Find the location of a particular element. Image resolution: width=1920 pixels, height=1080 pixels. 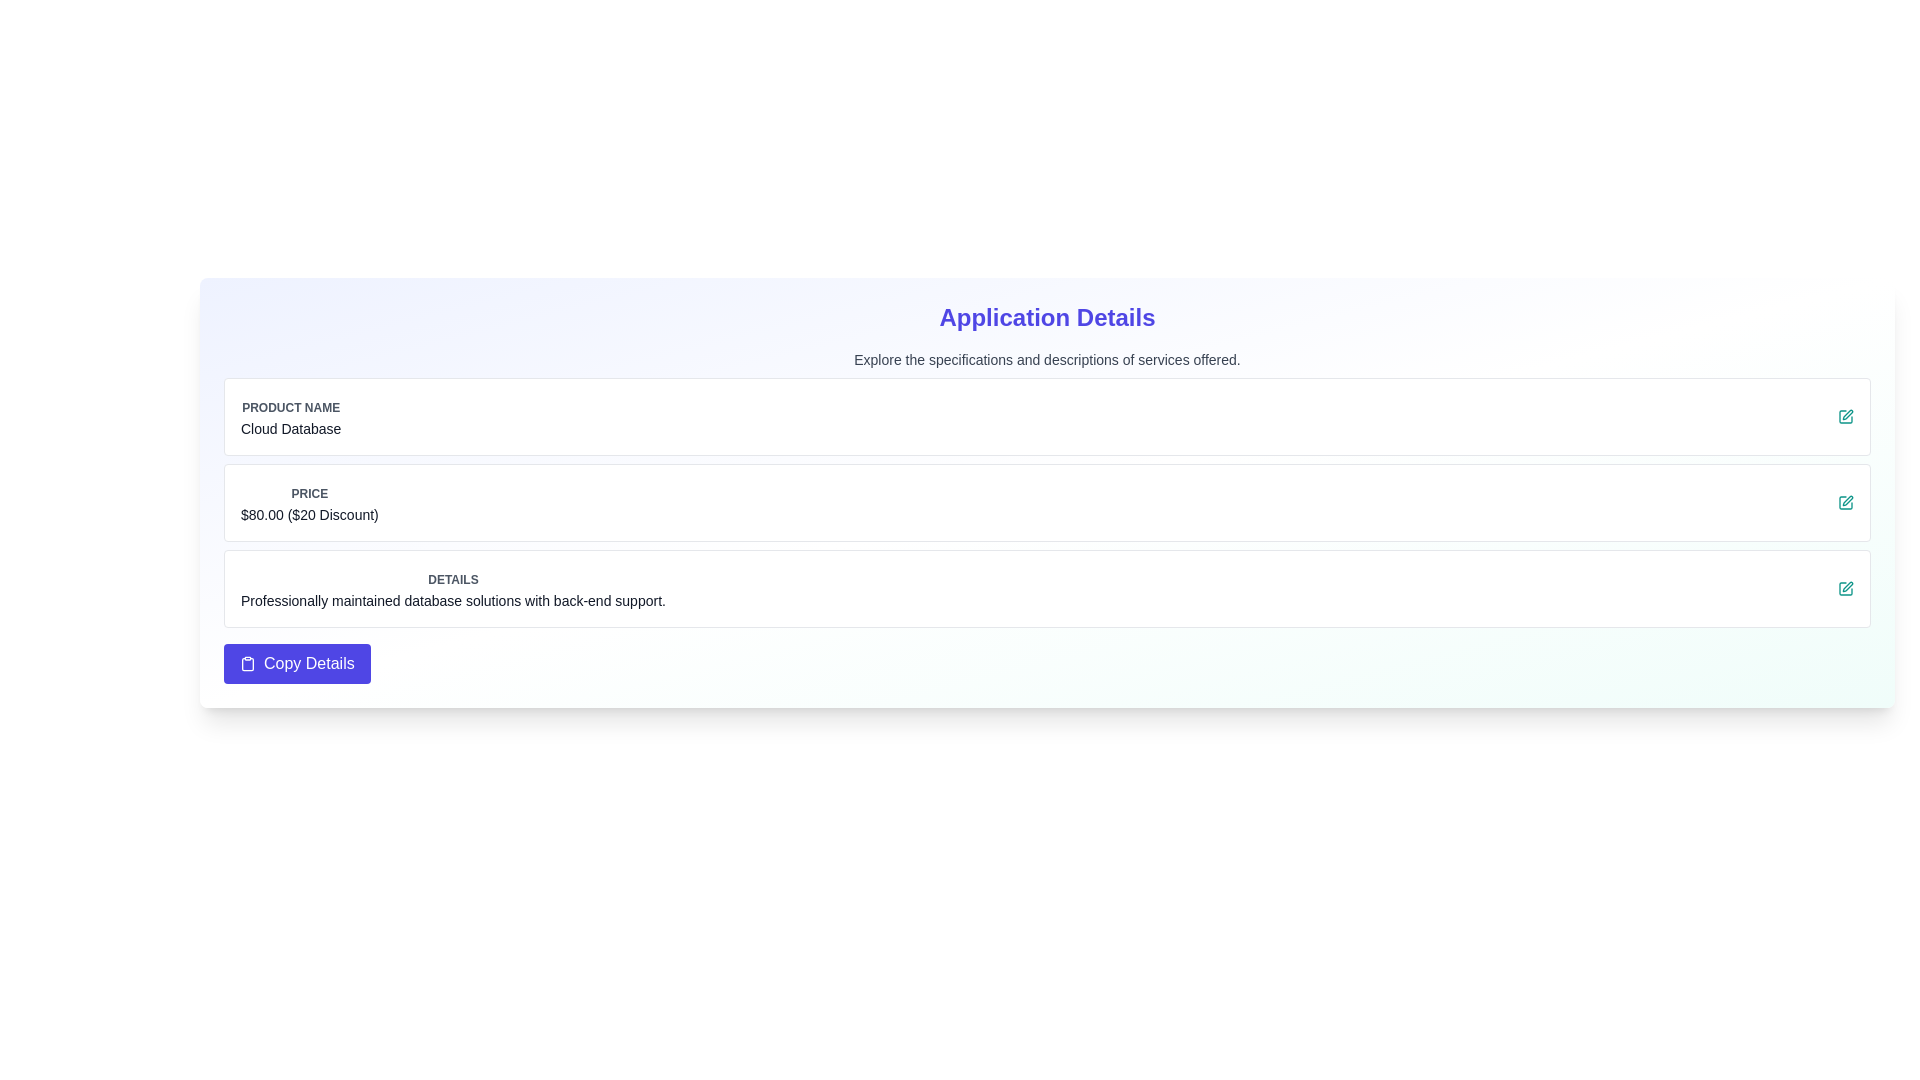

the static header text element displaying 'Application Details', which is bold, large-sized, and indigo, positioned centrally above a descriptive text block is located at coordinates (1046, 316).